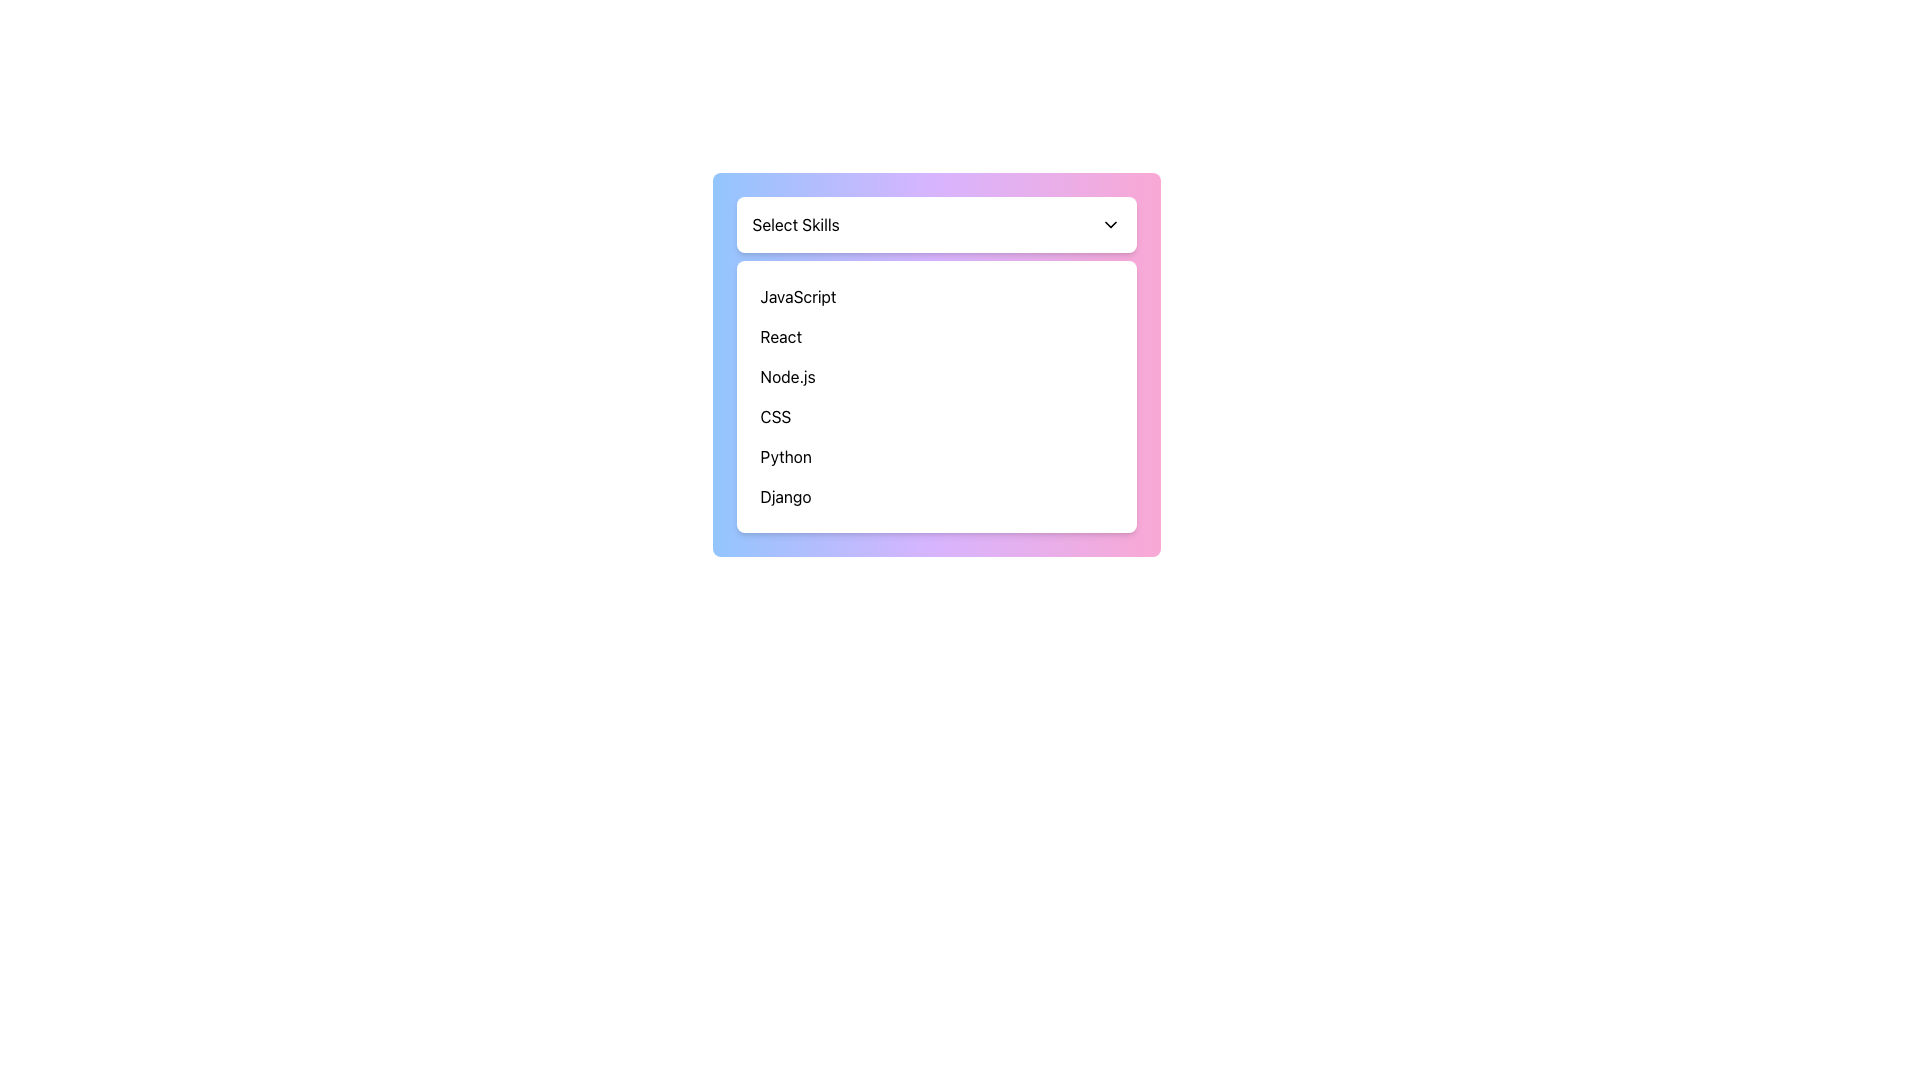 The image size is (1920, 1080). Describe the element at coordinates (774, 415) in the screenshot. I see `the text label displaying 'CSS' in a bold sans-serif font, which is centrally aligned within the dropdown menu under 'Select Skills'` at that location.